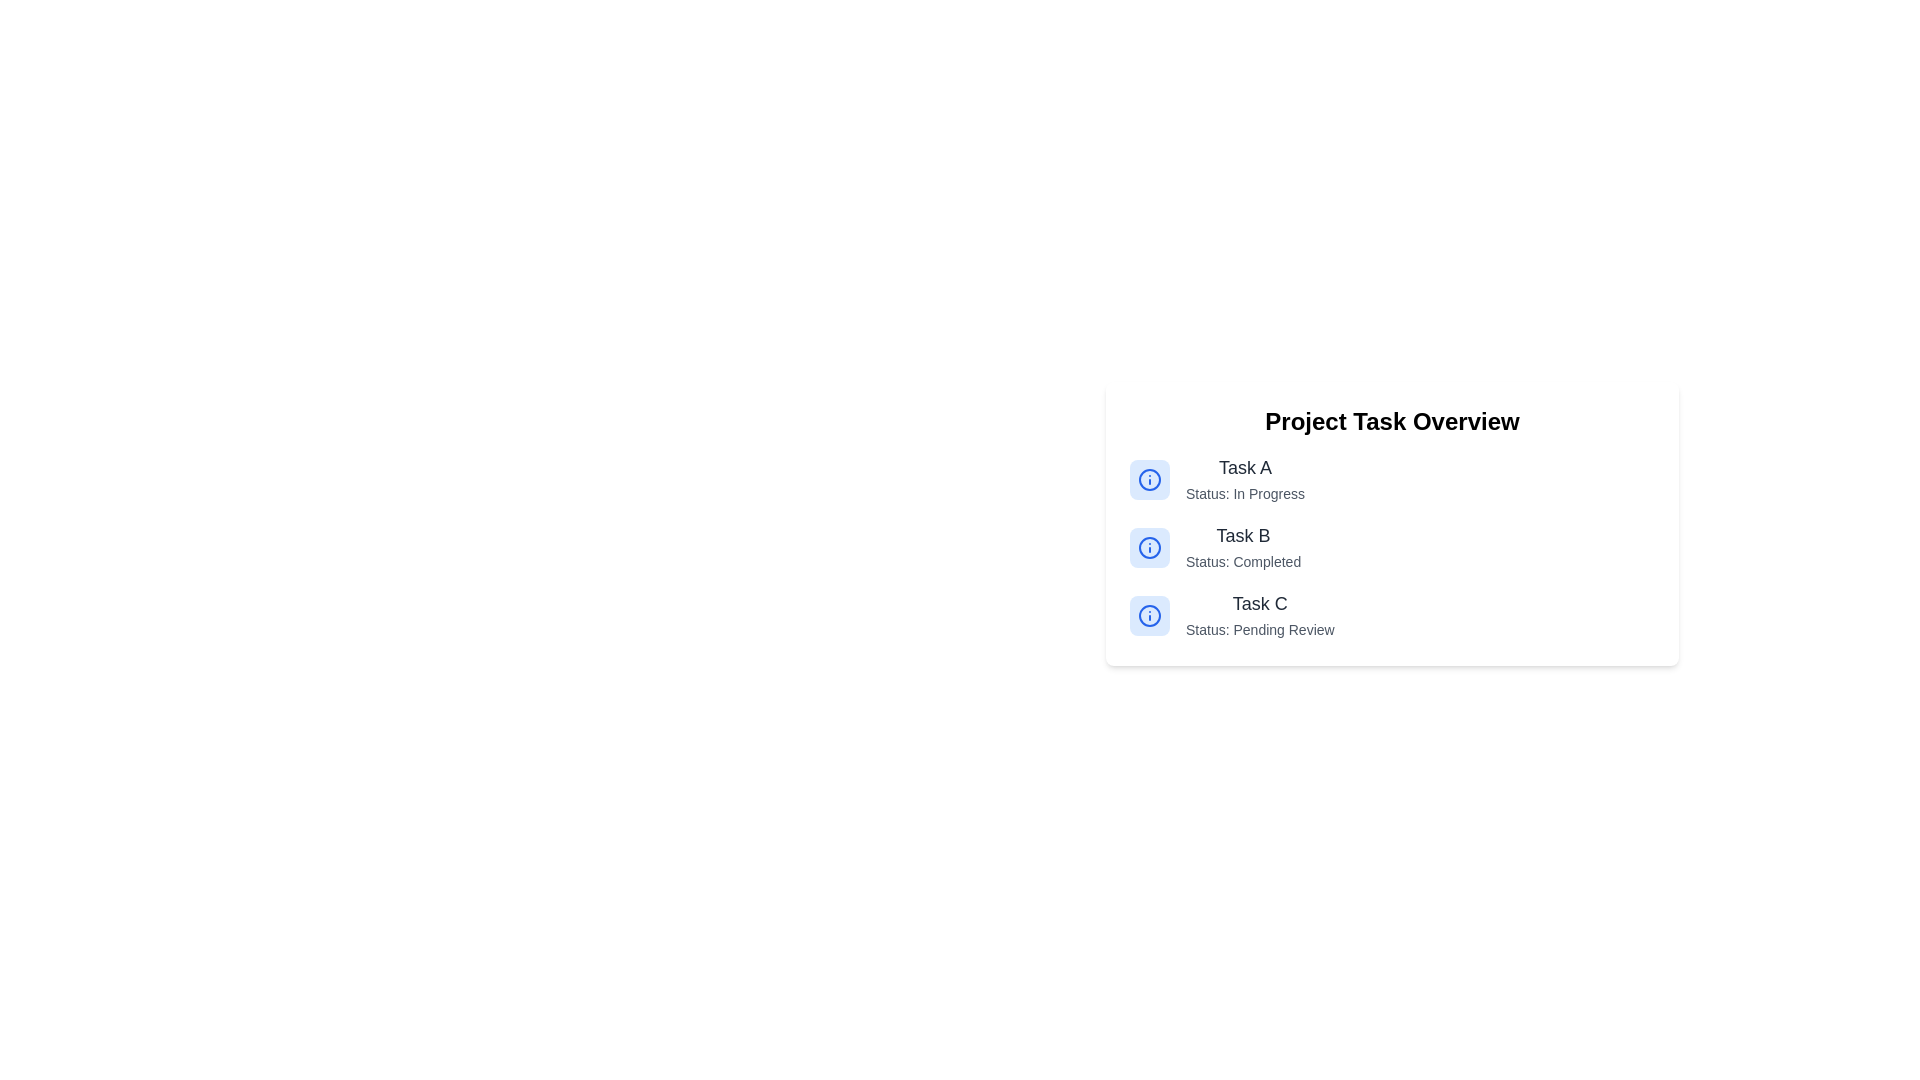  Describe the element at coordinates (1150, 547) in the screenshot. I see `the information tooltip icon representing 'Task B', which is positioned to the left of the text 'Task B' and 'Status: Completed'` at that location.